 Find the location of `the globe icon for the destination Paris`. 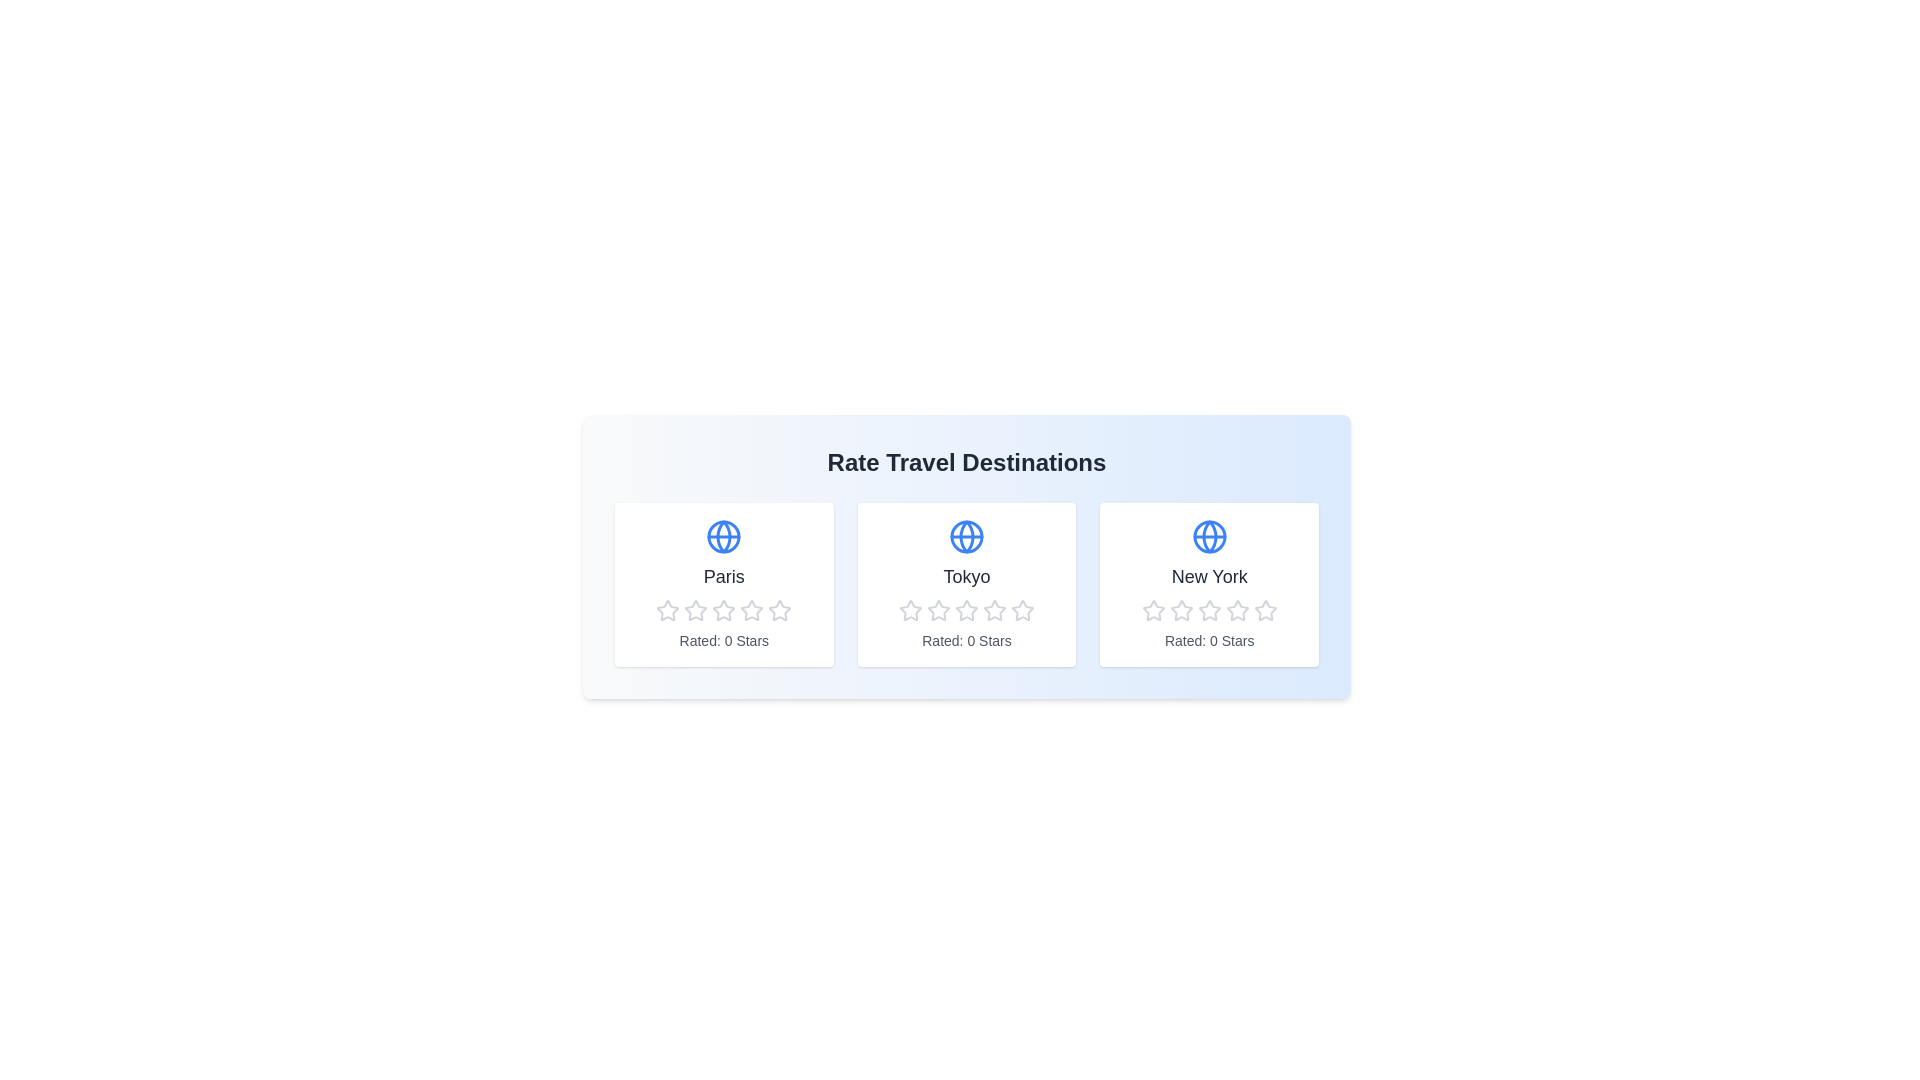

the globe icon for the destination Paris is located at coordinates (723, 535).